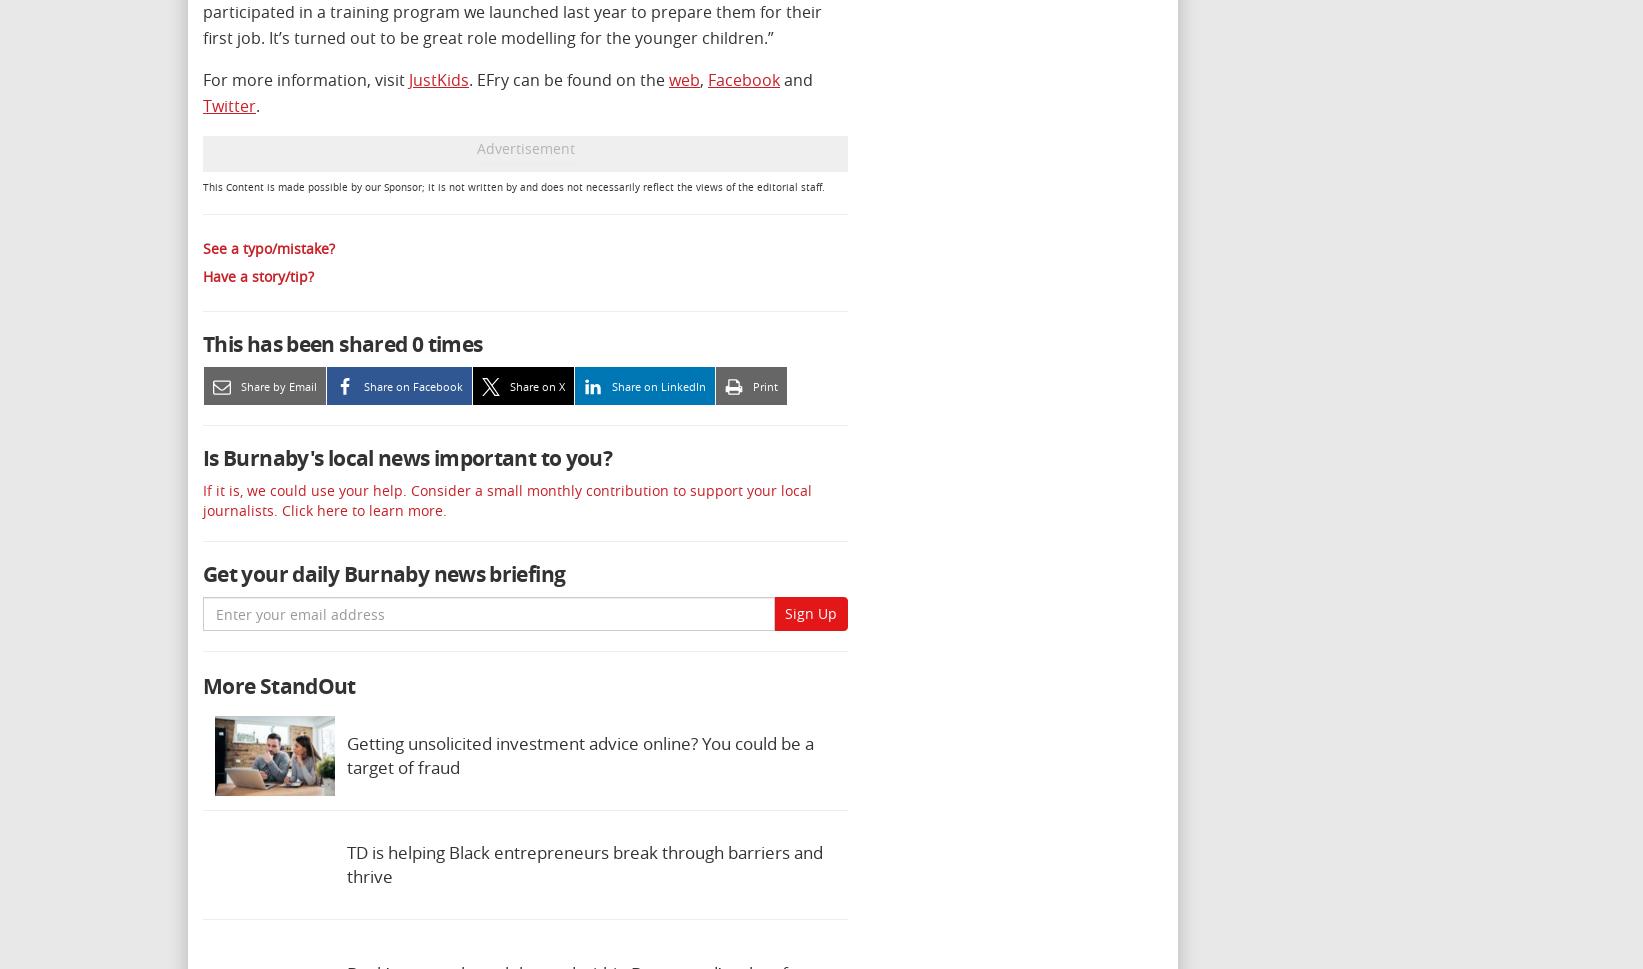 The height and width of the screenshot is (969, 1643). What do you see at coordinates (277, 385) in the screenshot?
I see `'Share by Email'` at bounding box center [277, 385].